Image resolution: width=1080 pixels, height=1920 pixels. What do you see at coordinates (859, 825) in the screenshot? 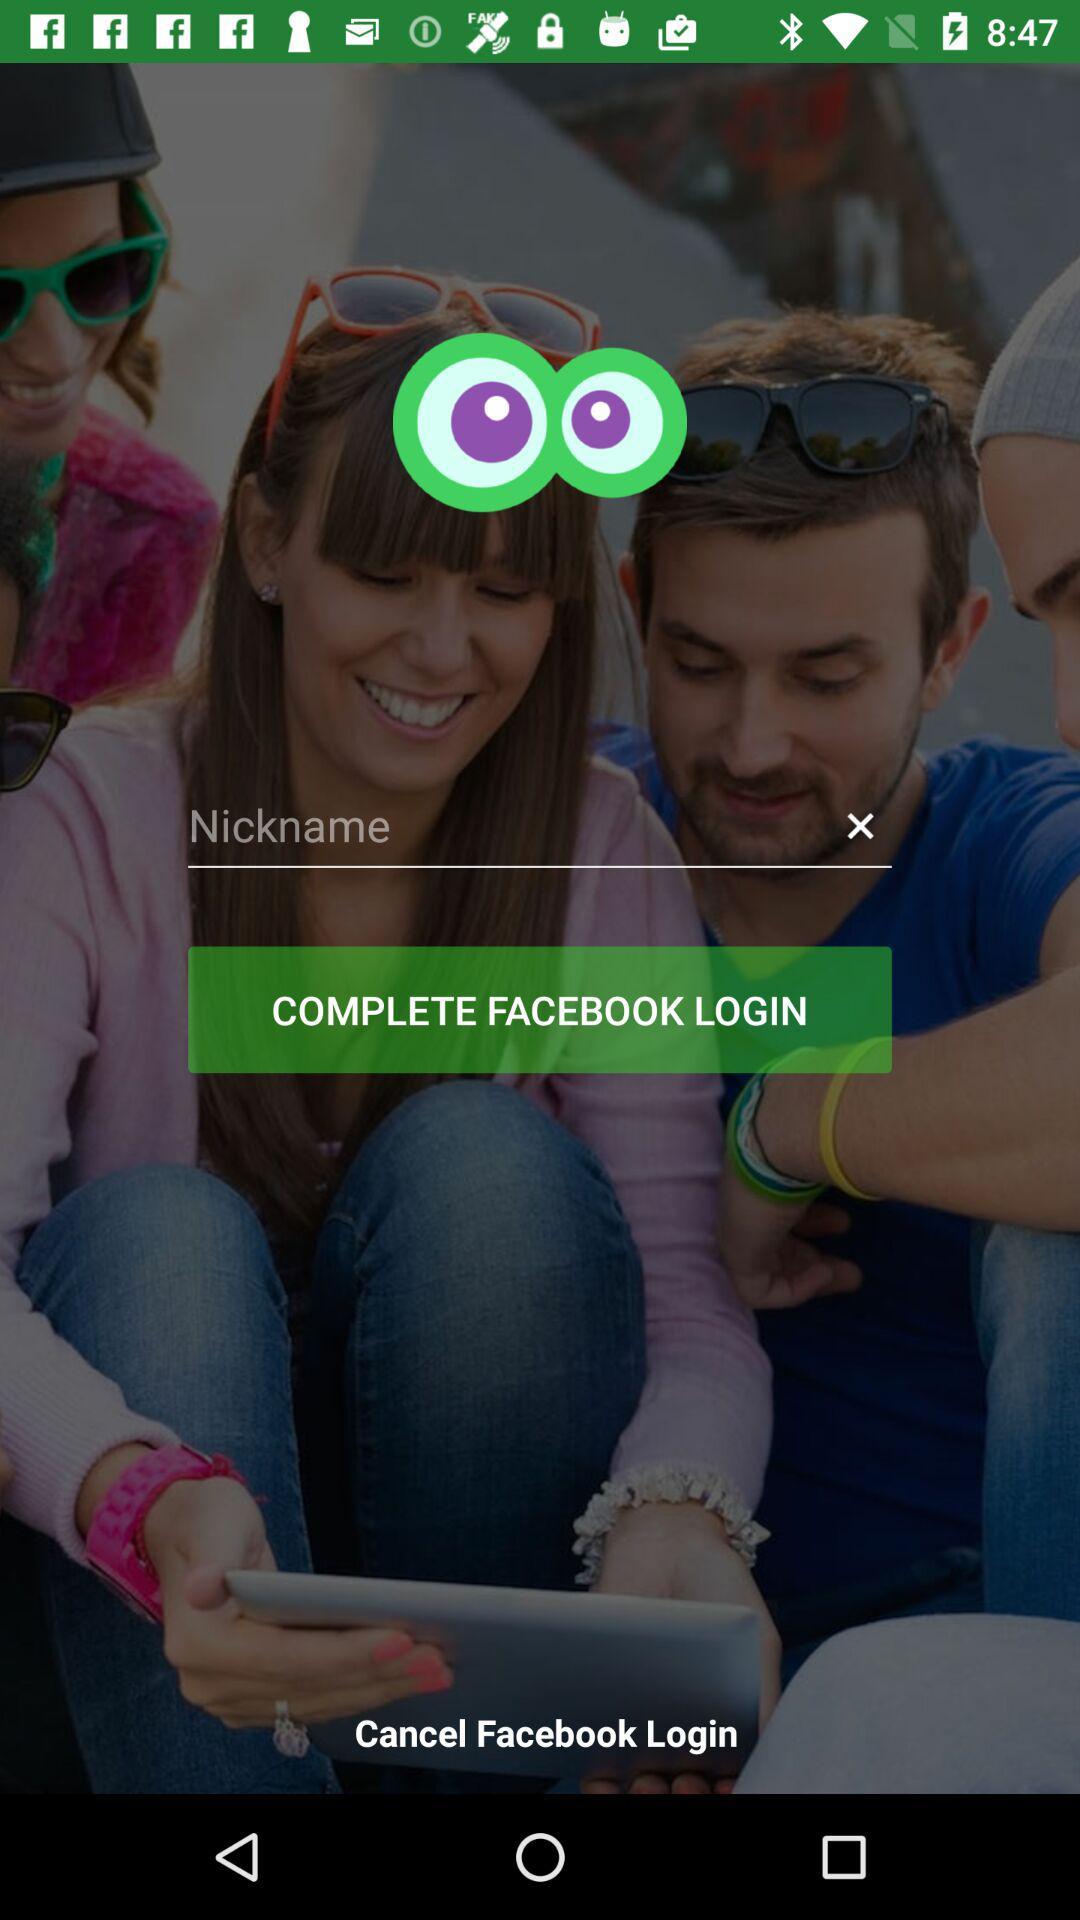
I see `clear the nickname field` at bounding box center [859, 825].